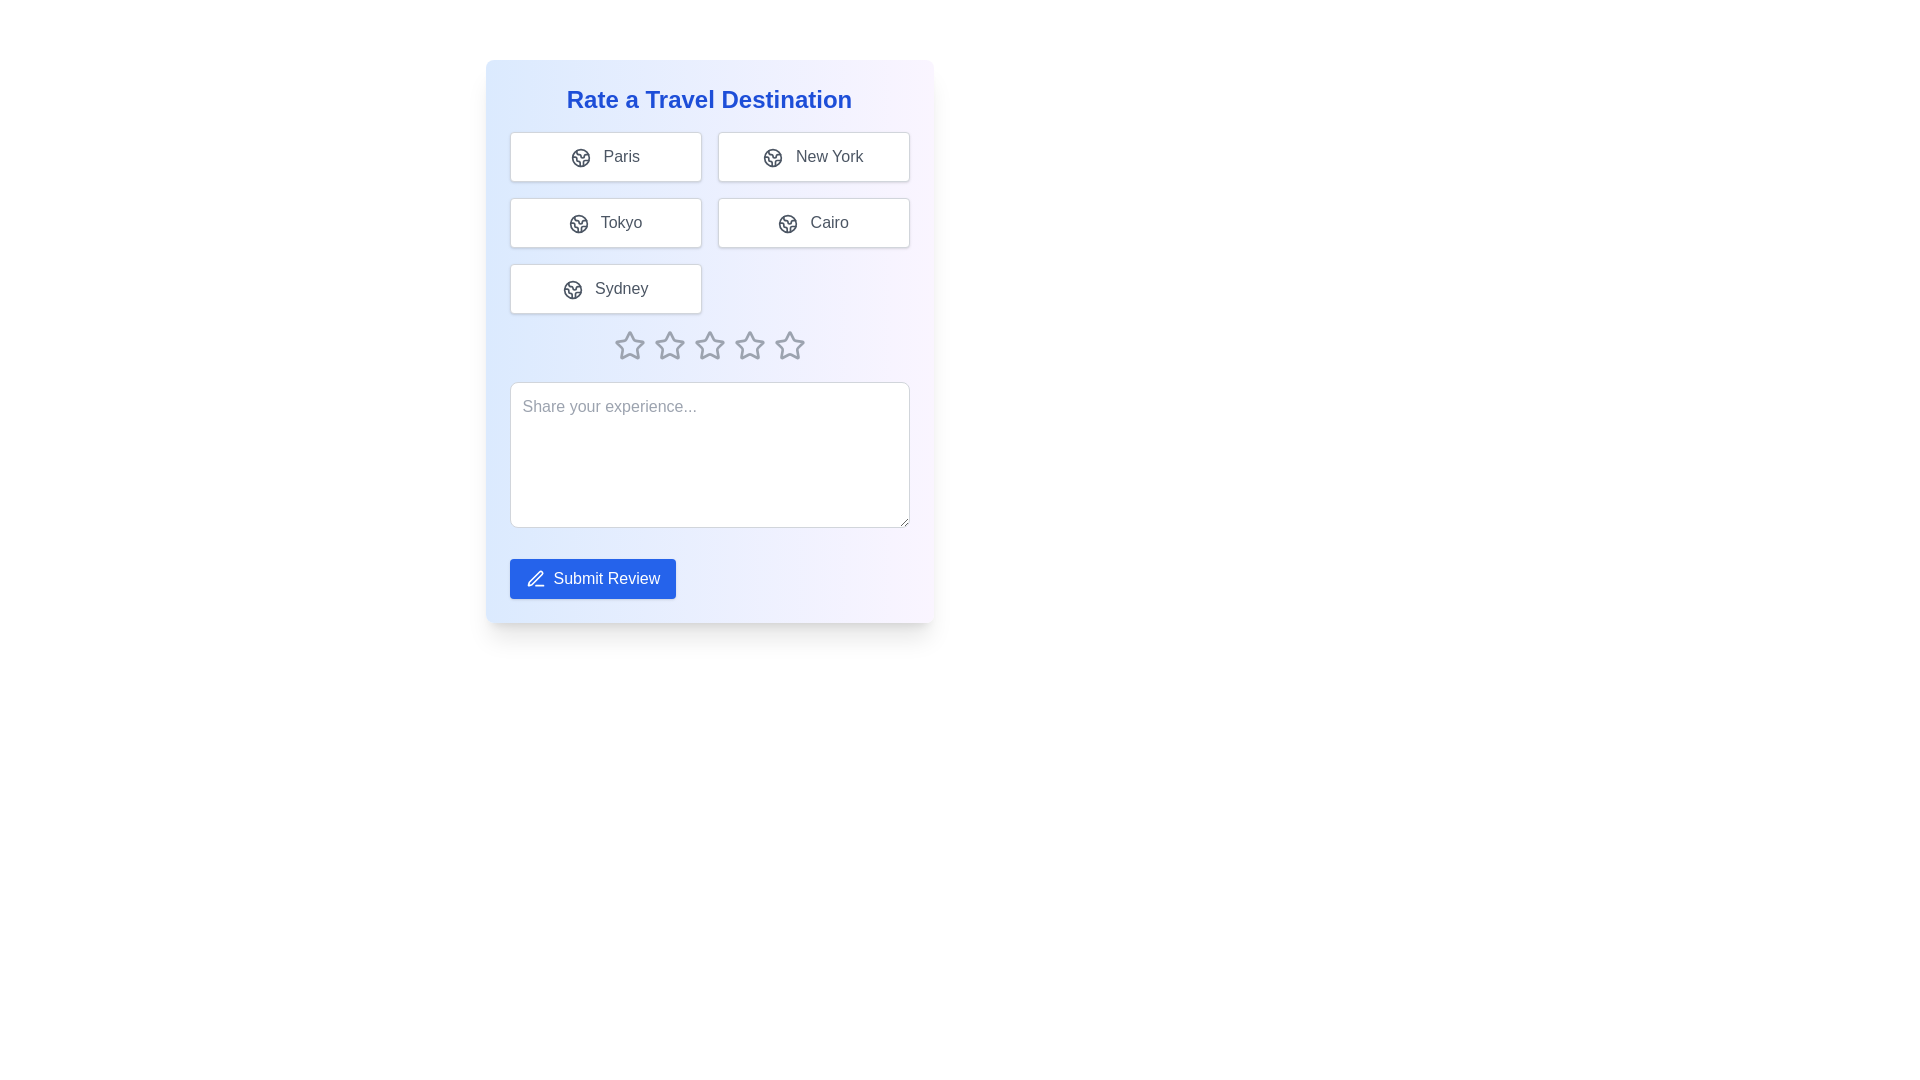  I want to click on the Earth icon, which is dark gray and circular, located to the left of the text labeled 'Tokyo' in the 'Rate a Travel Destination' section, so click(577, 223).